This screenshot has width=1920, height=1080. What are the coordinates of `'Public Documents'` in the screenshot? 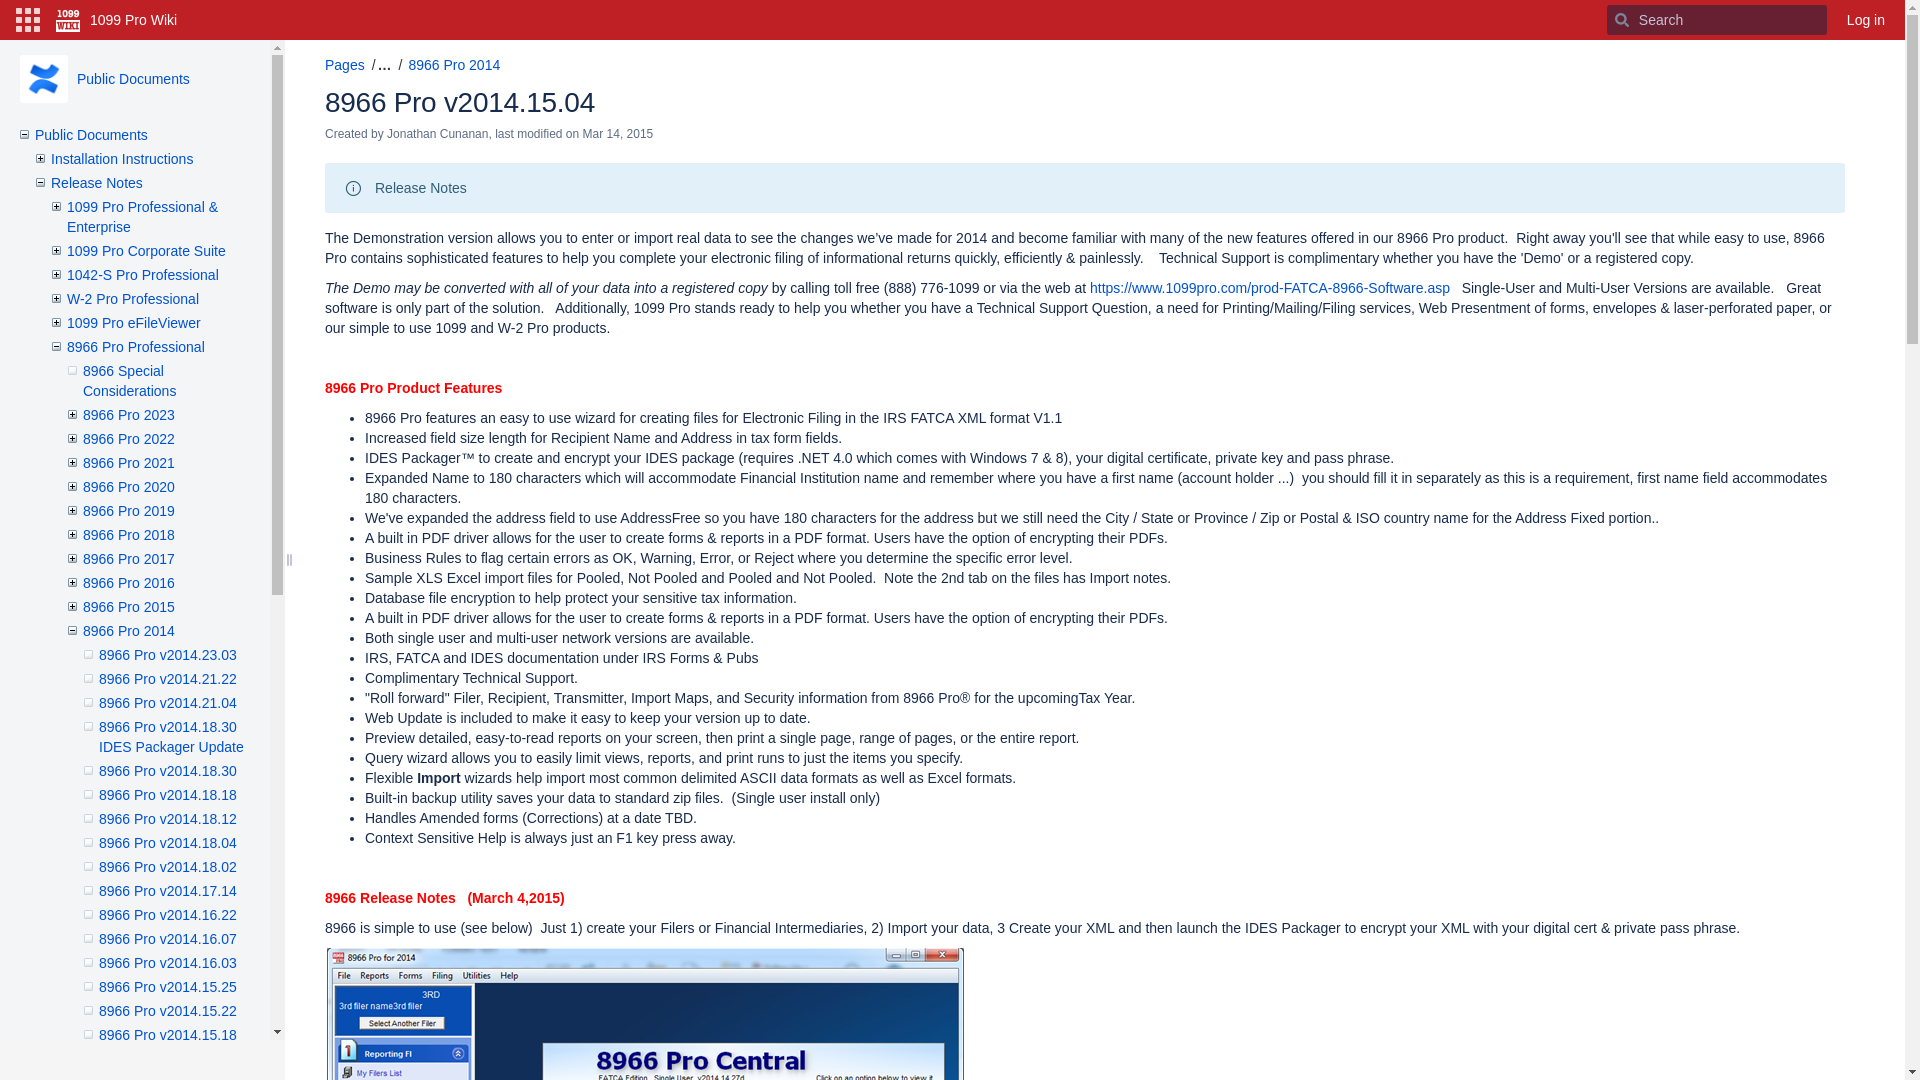 It's located at (90, 135).